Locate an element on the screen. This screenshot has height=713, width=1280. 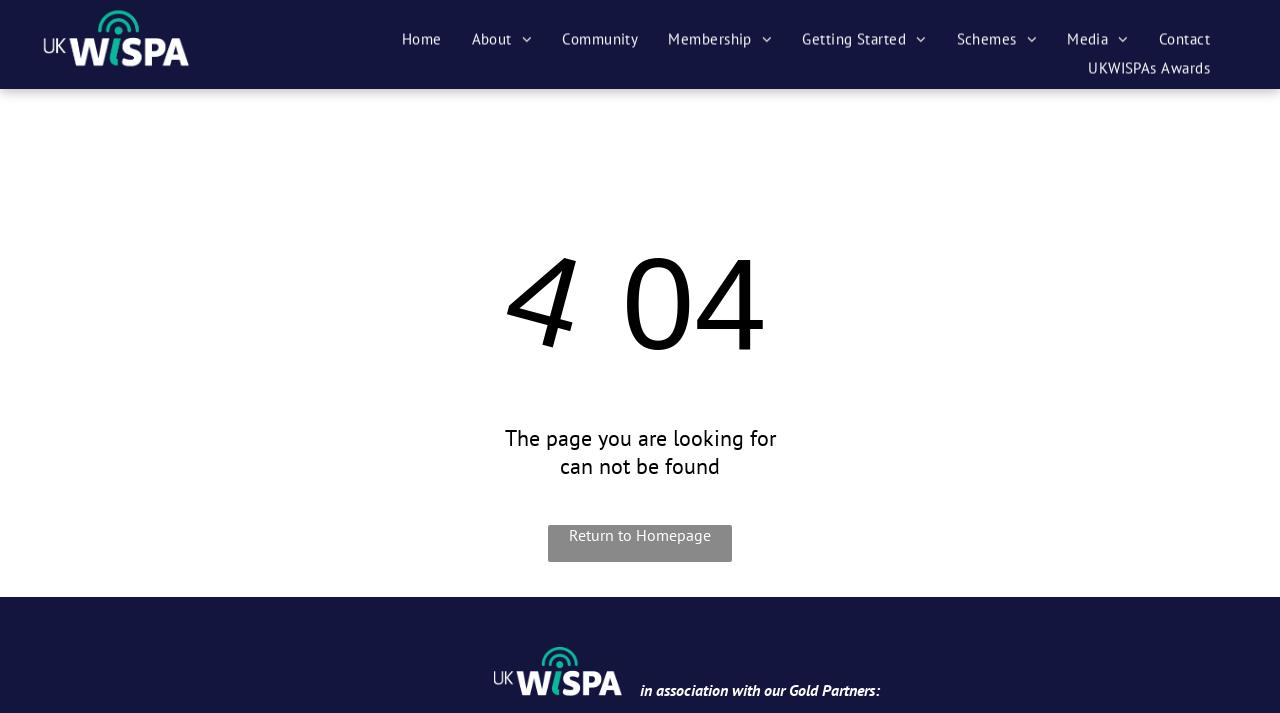
'Advisory Board' is located at coordinates (486, 113).